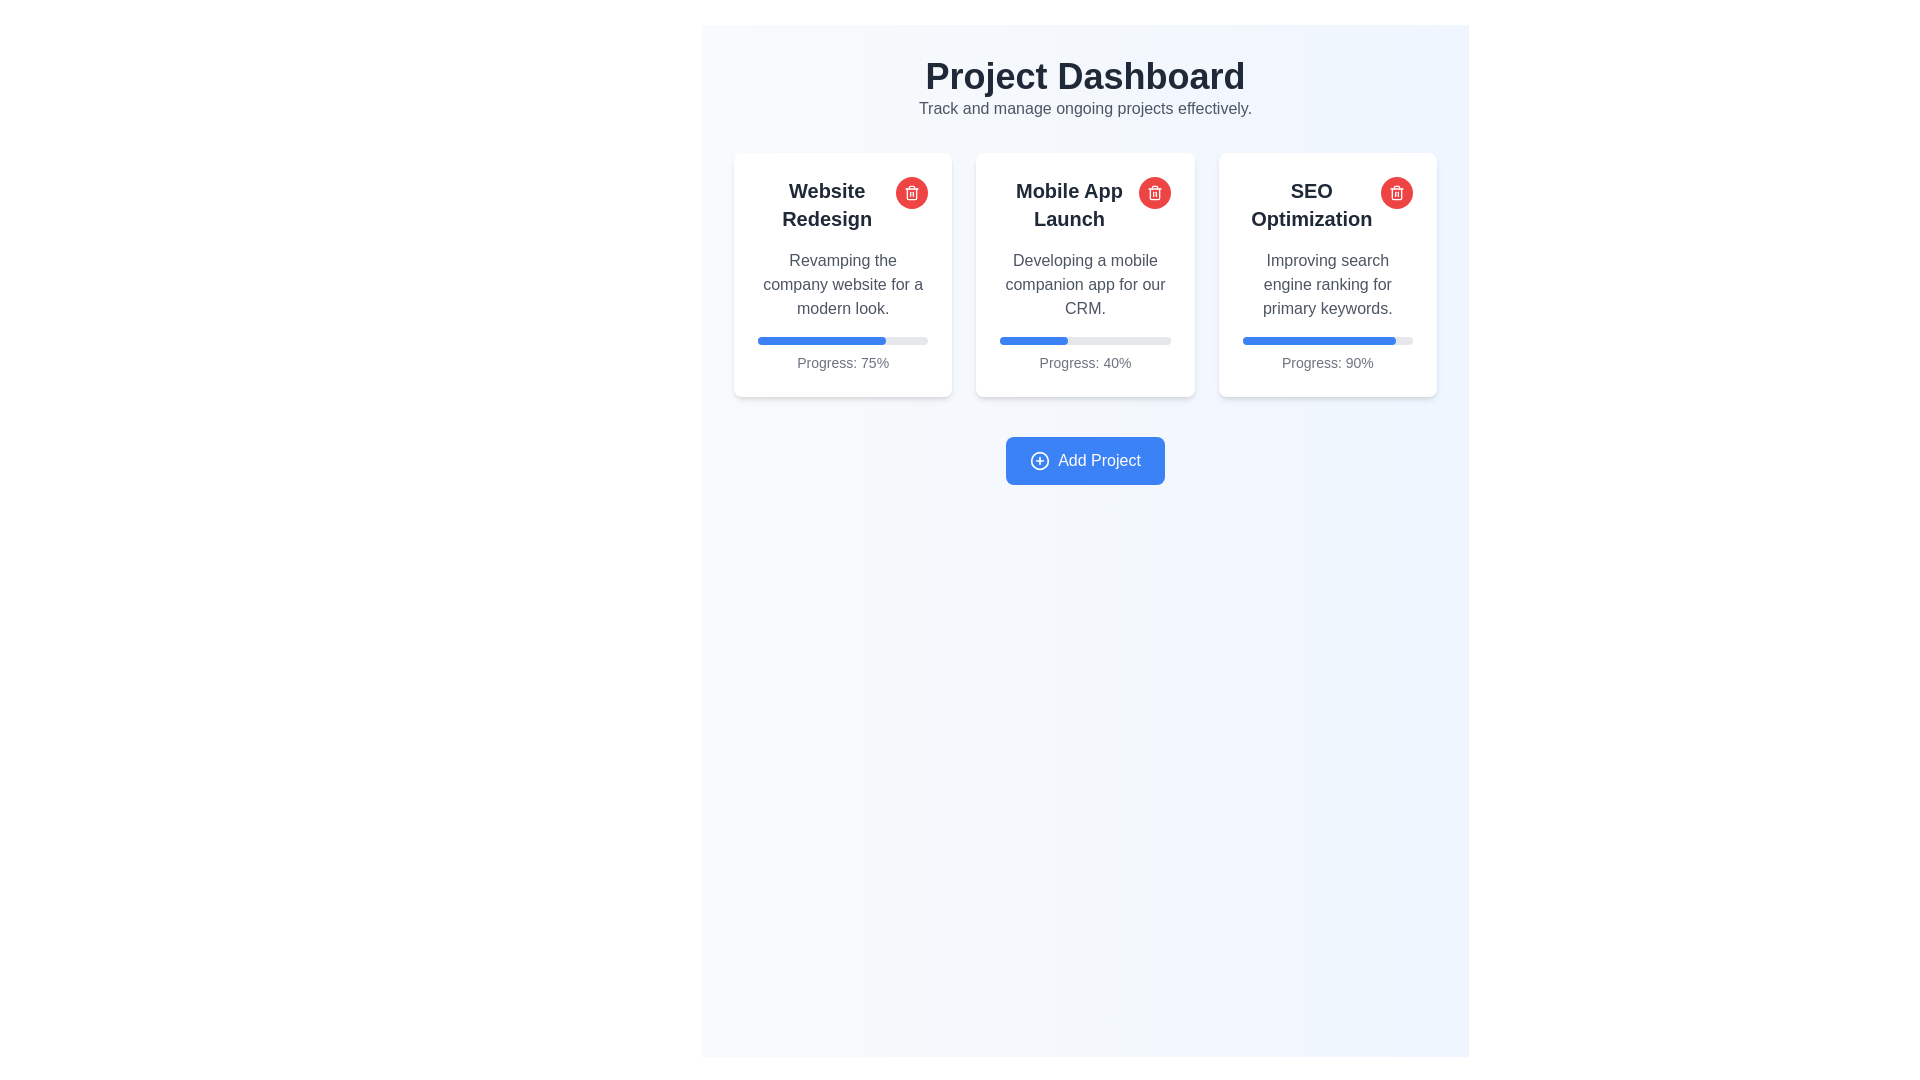 This screenshot has height=1080, width=1920. Describe the element at coordinates (1327, 339) in the screenshot. I see `the completion level of the progress bar indicating 90% completion, located in the 'SEO Optimization' card on the dashboard` at that location.